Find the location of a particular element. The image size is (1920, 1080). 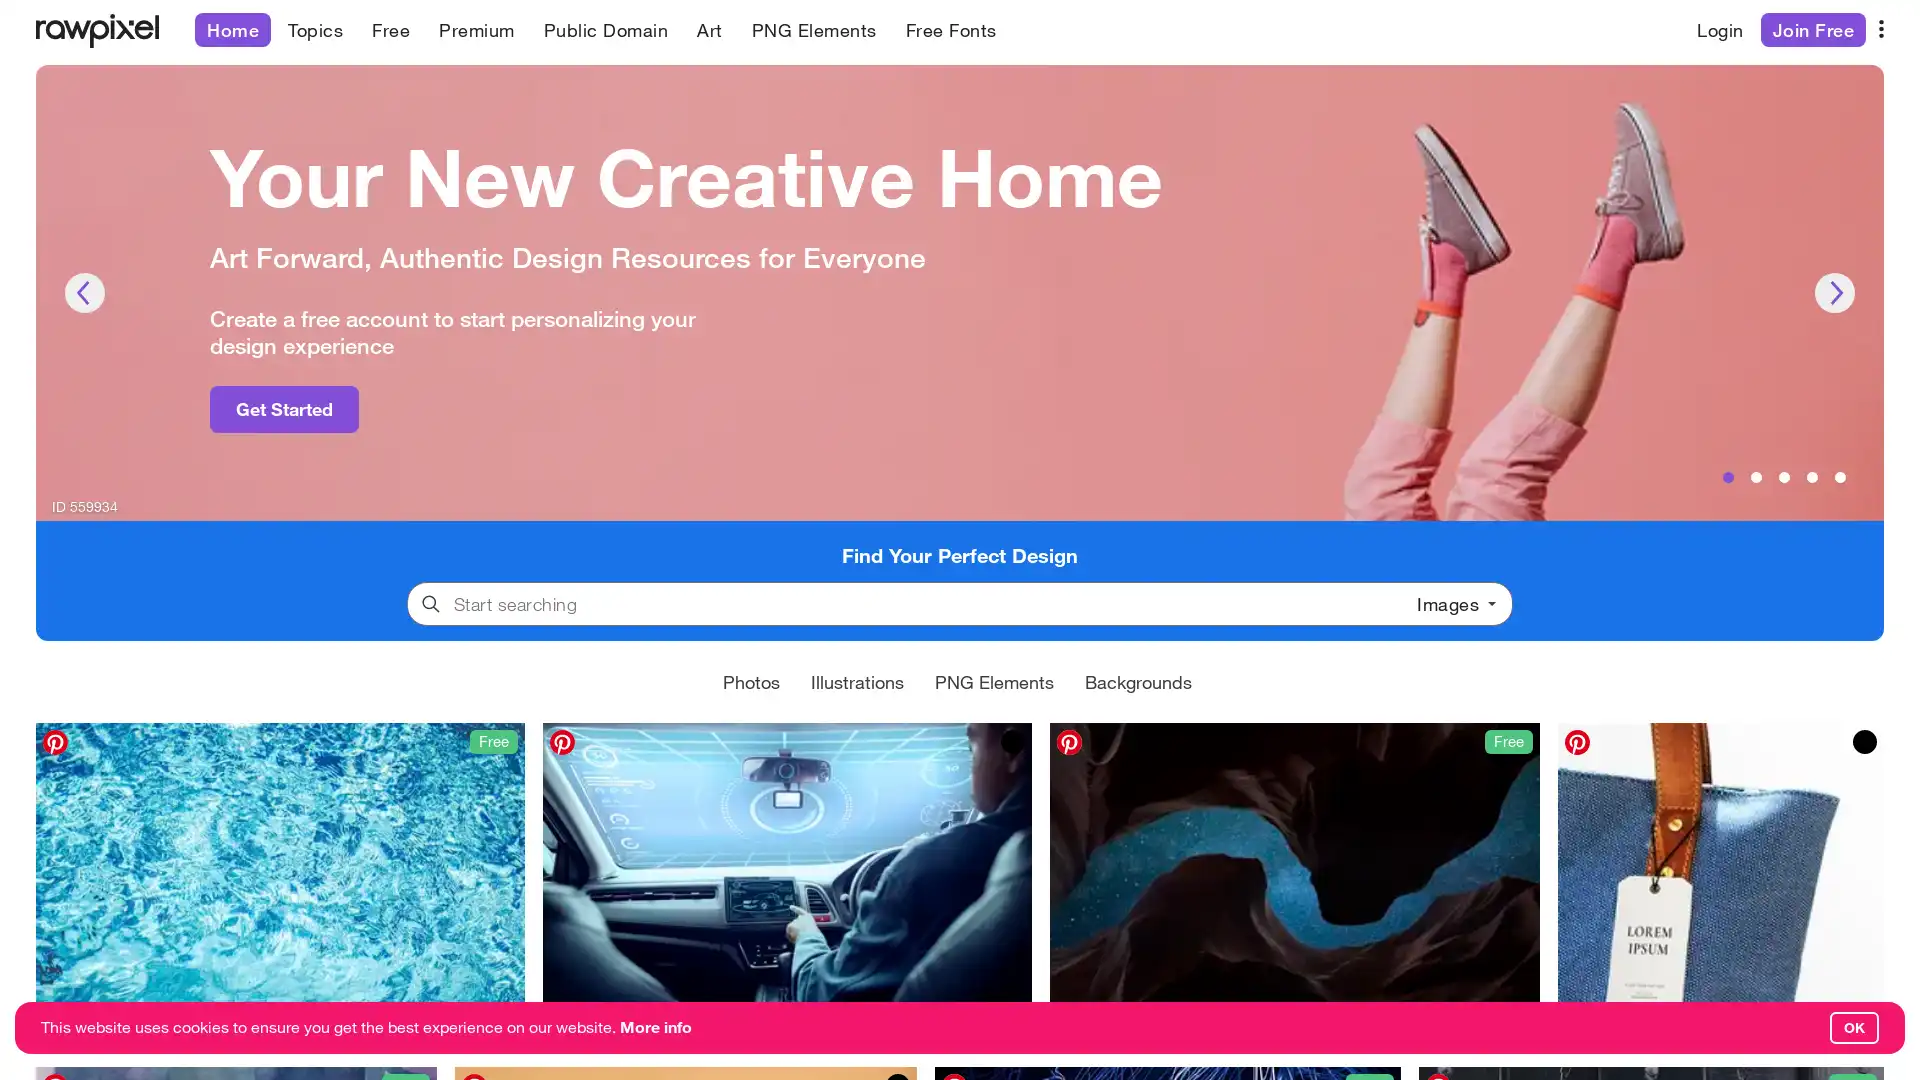

Save is located at coordinates (68, 1029).